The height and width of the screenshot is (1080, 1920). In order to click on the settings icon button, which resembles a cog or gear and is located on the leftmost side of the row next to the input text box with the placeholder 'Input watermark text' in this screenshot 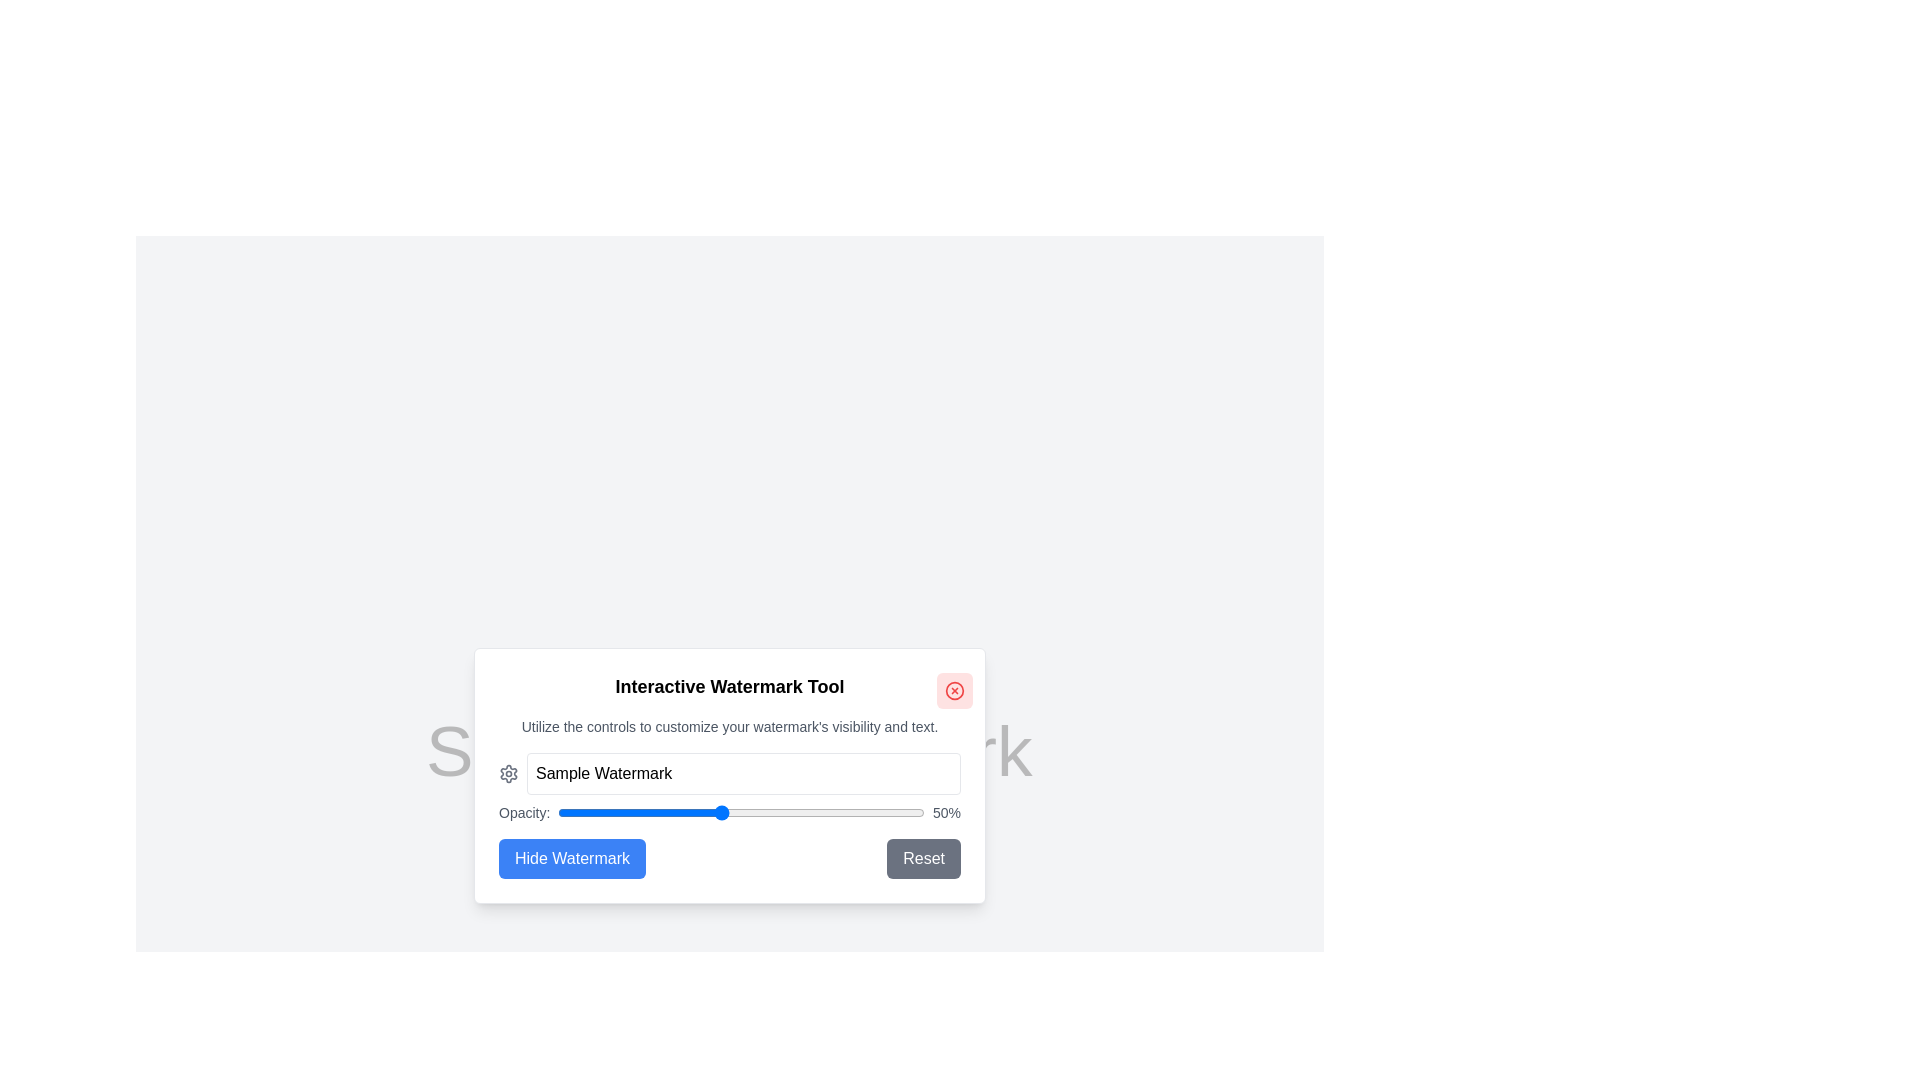, I will do `click(508, 773)`.